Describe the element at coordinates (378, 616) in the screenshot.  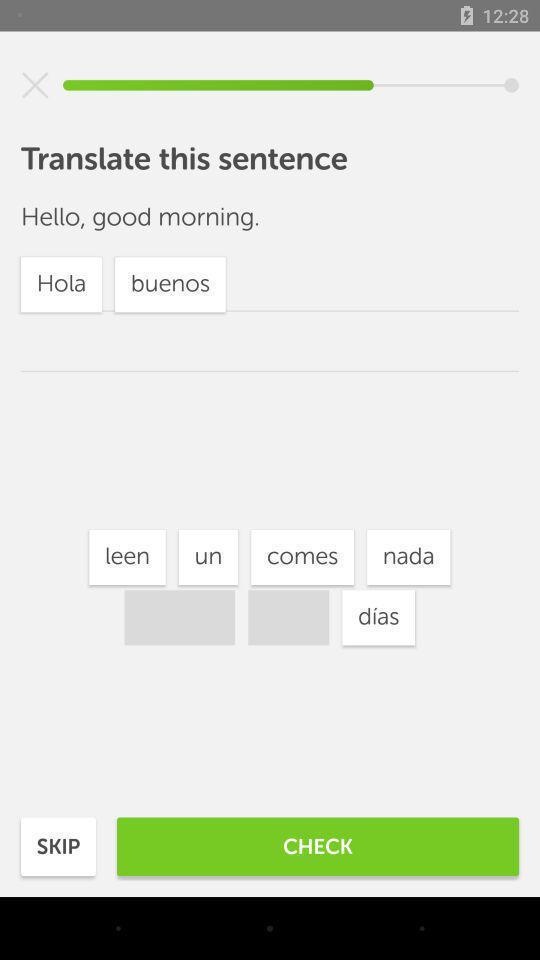
I see `item next to hola icon` at that location.